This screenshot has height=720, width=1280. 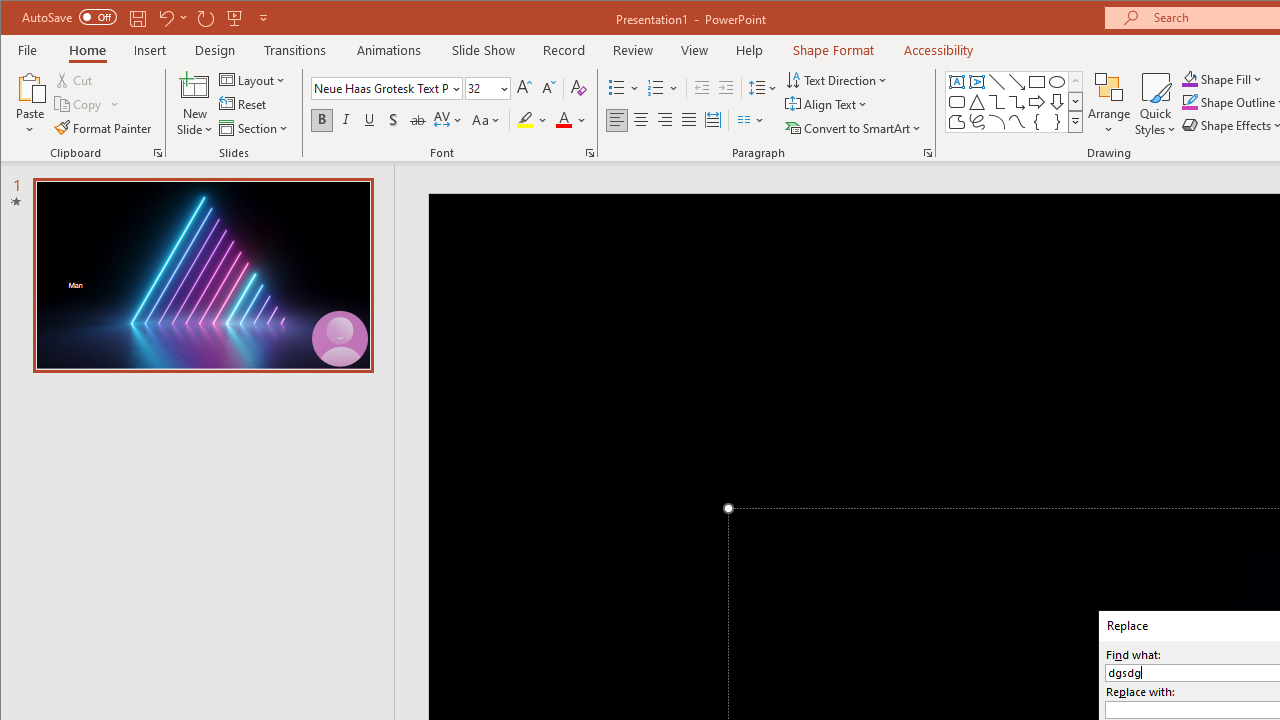 What do you see at coordinates (1189, 102) in the screenshot?
I see `'Shape Outline Blue, Accent 1'` at bounding box center [1189, 102].